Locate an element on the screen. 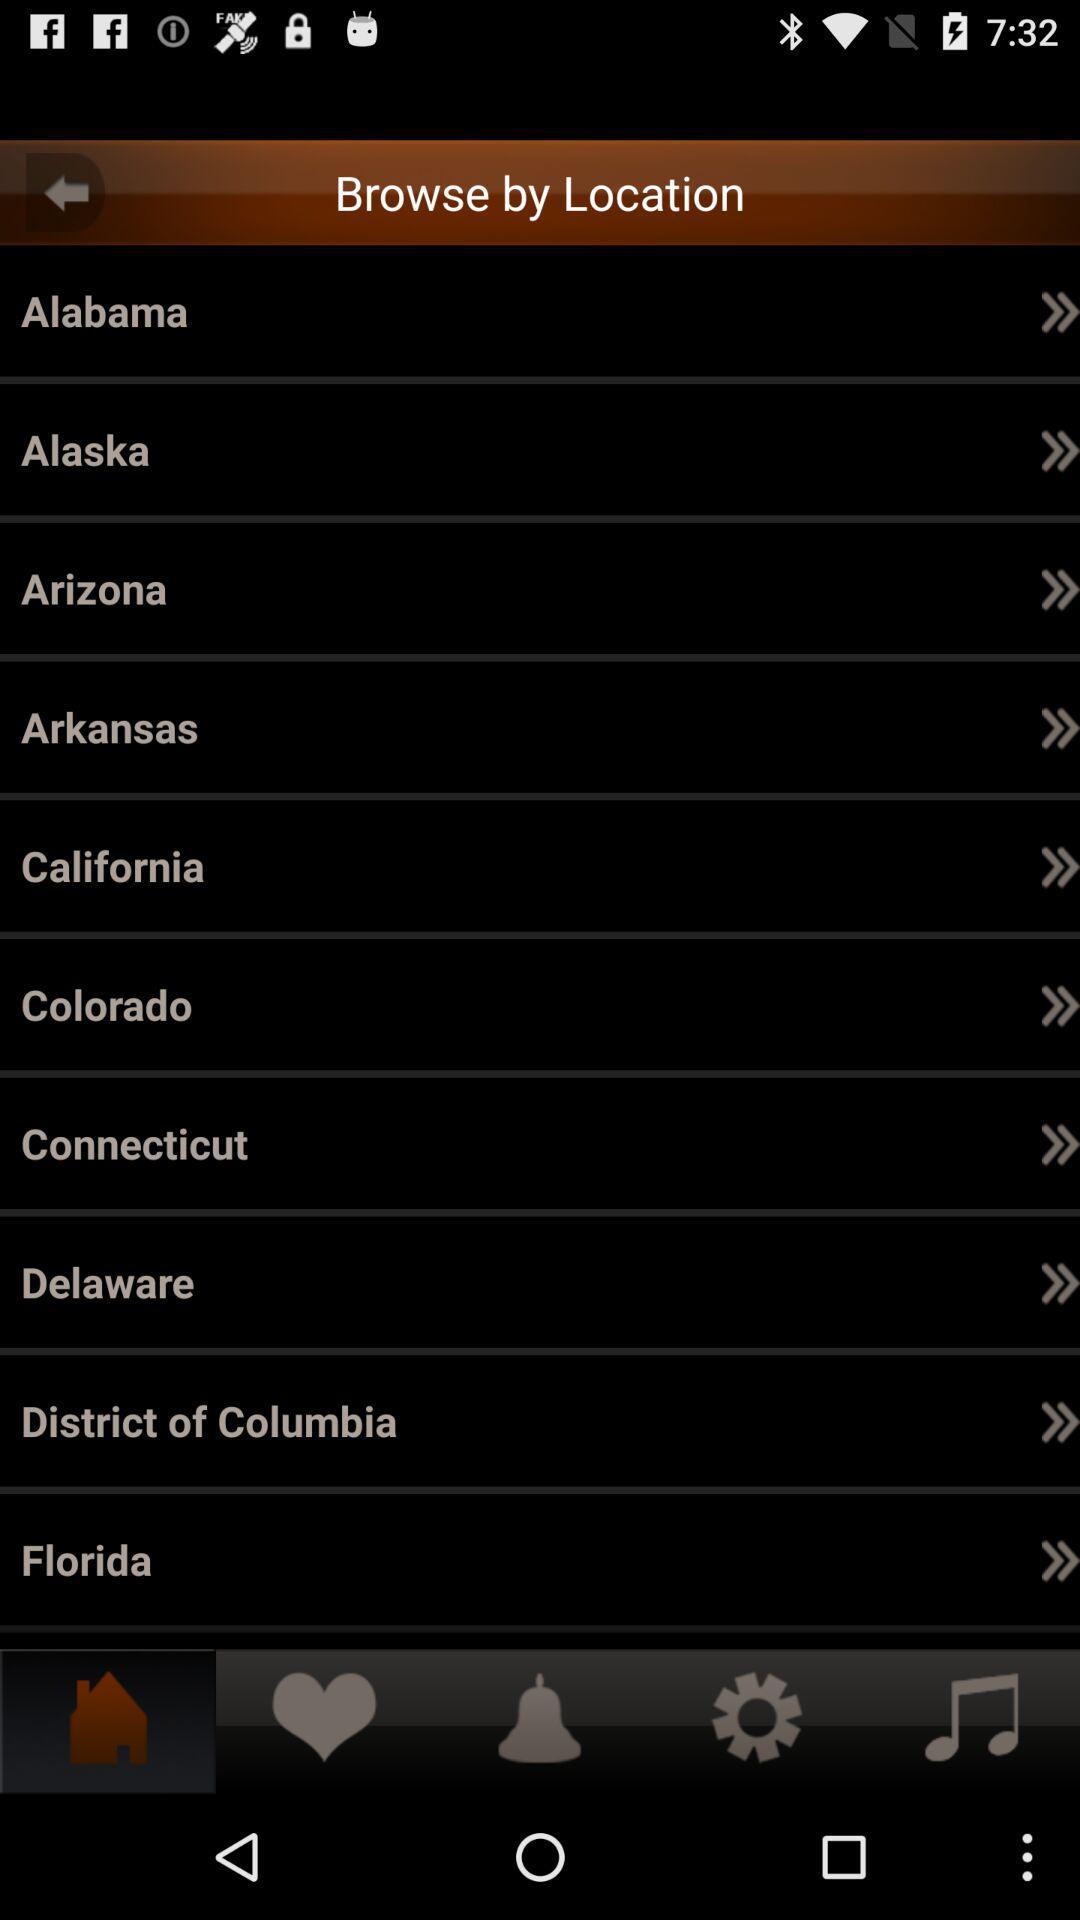 The image size is (1080, 1920). the icon below is located at coordinates (1059, 1558).